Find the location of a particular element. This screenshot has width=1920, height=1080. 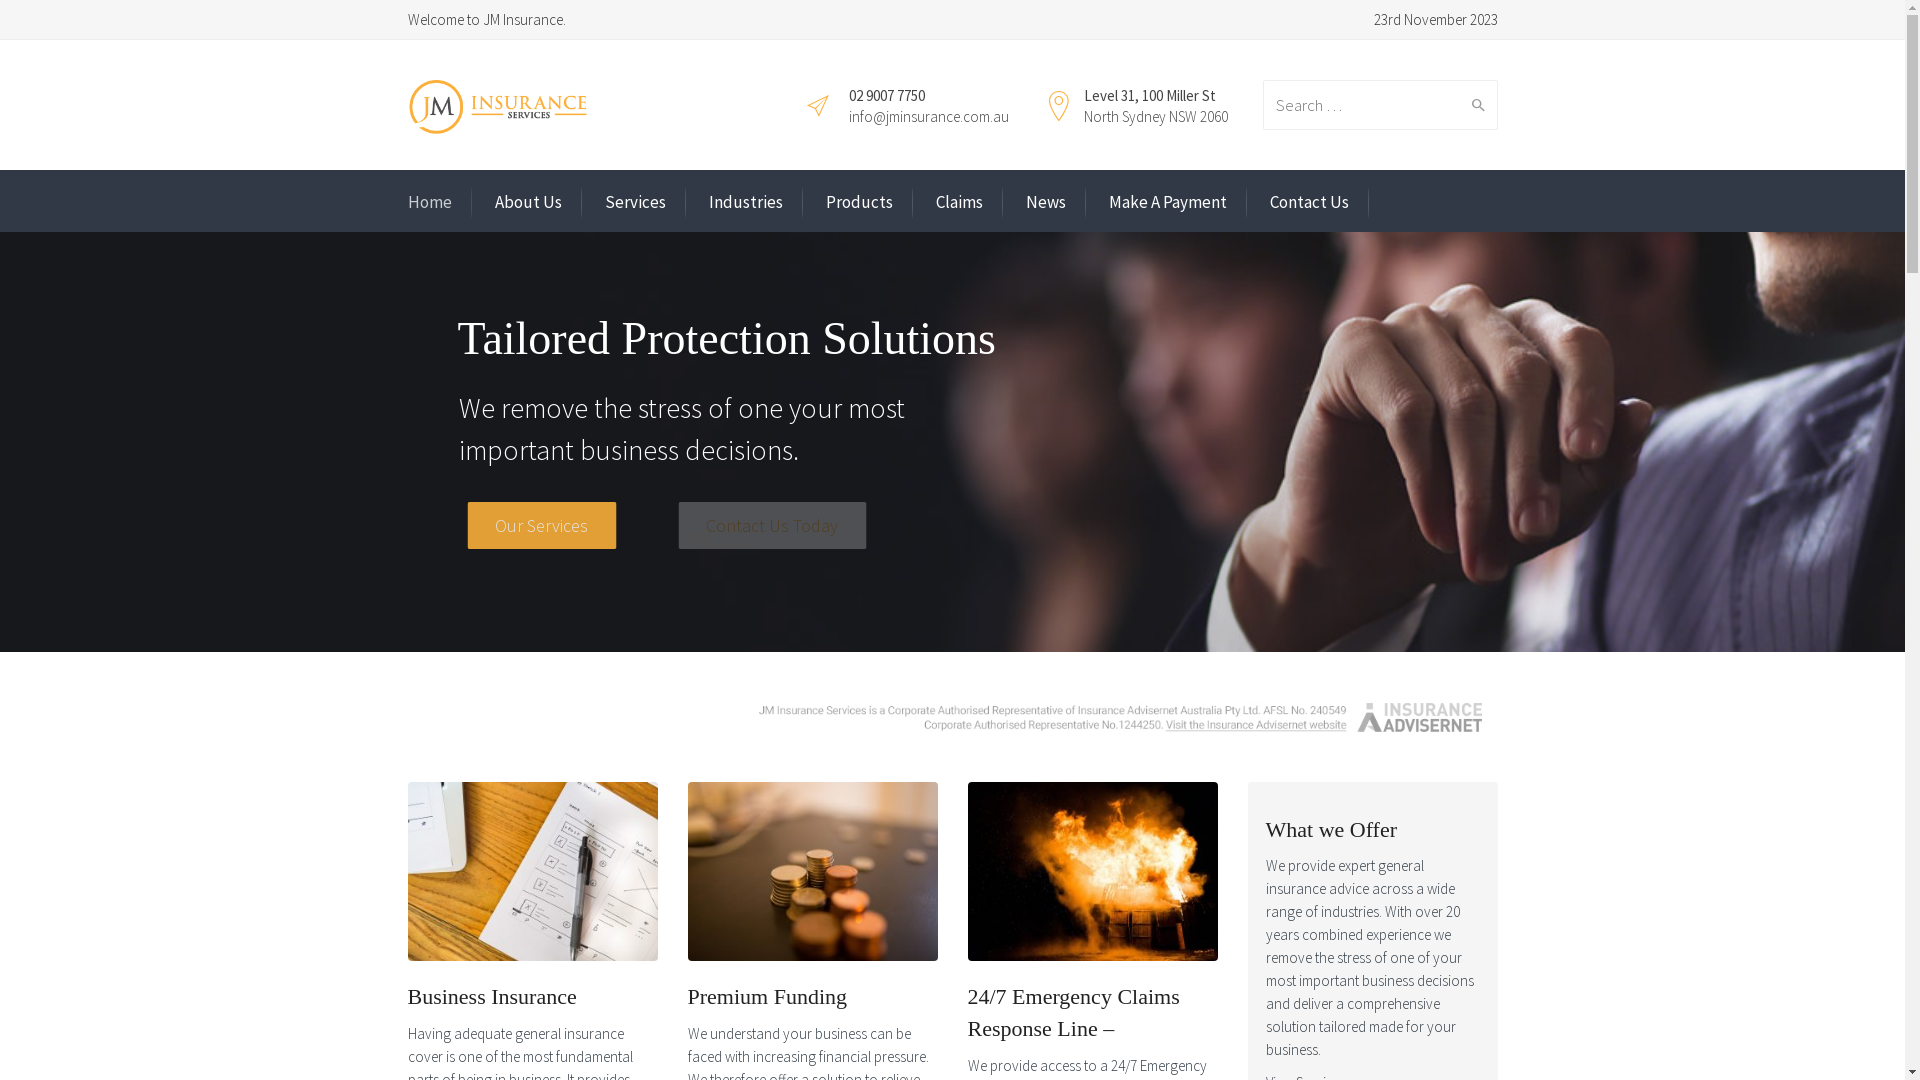

'info@jminsurance.com.au' is located at coordinates (926, 116).